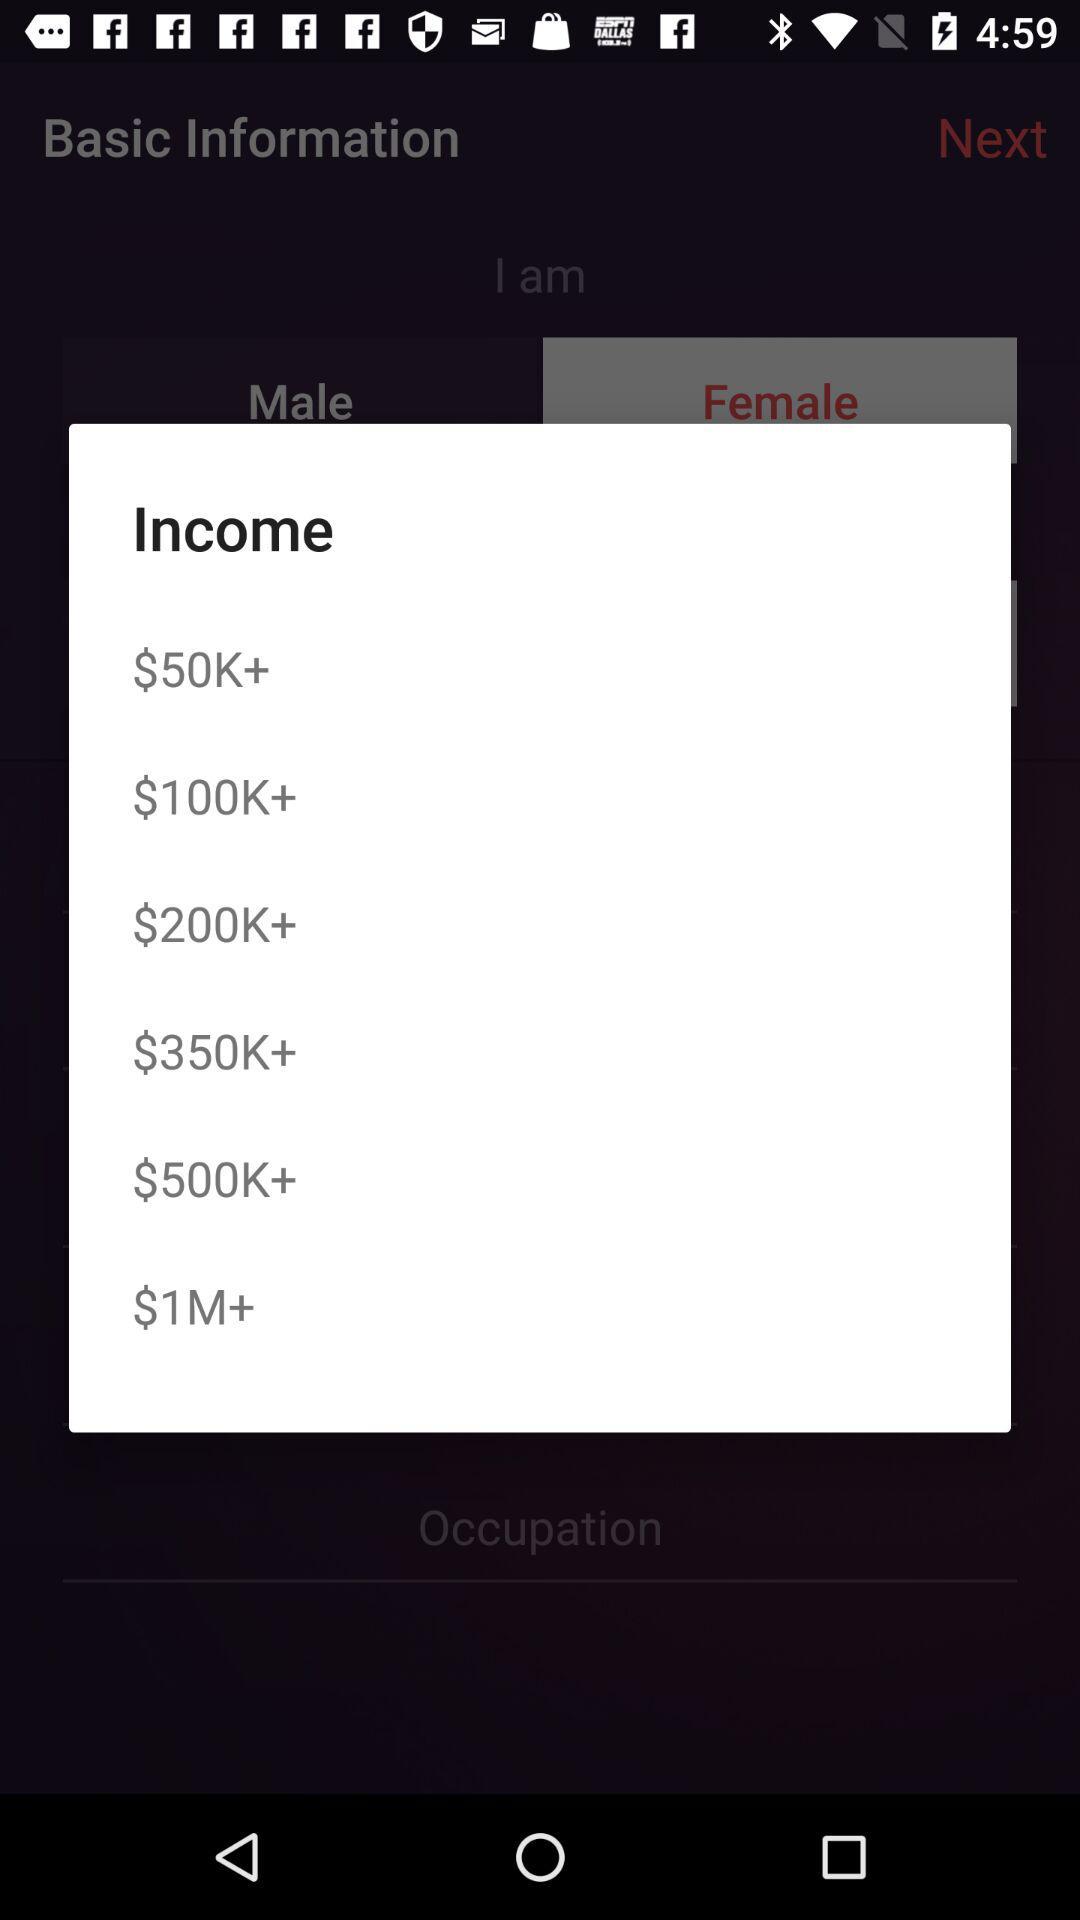  I want to click on $1m+, so click(193, 1305).